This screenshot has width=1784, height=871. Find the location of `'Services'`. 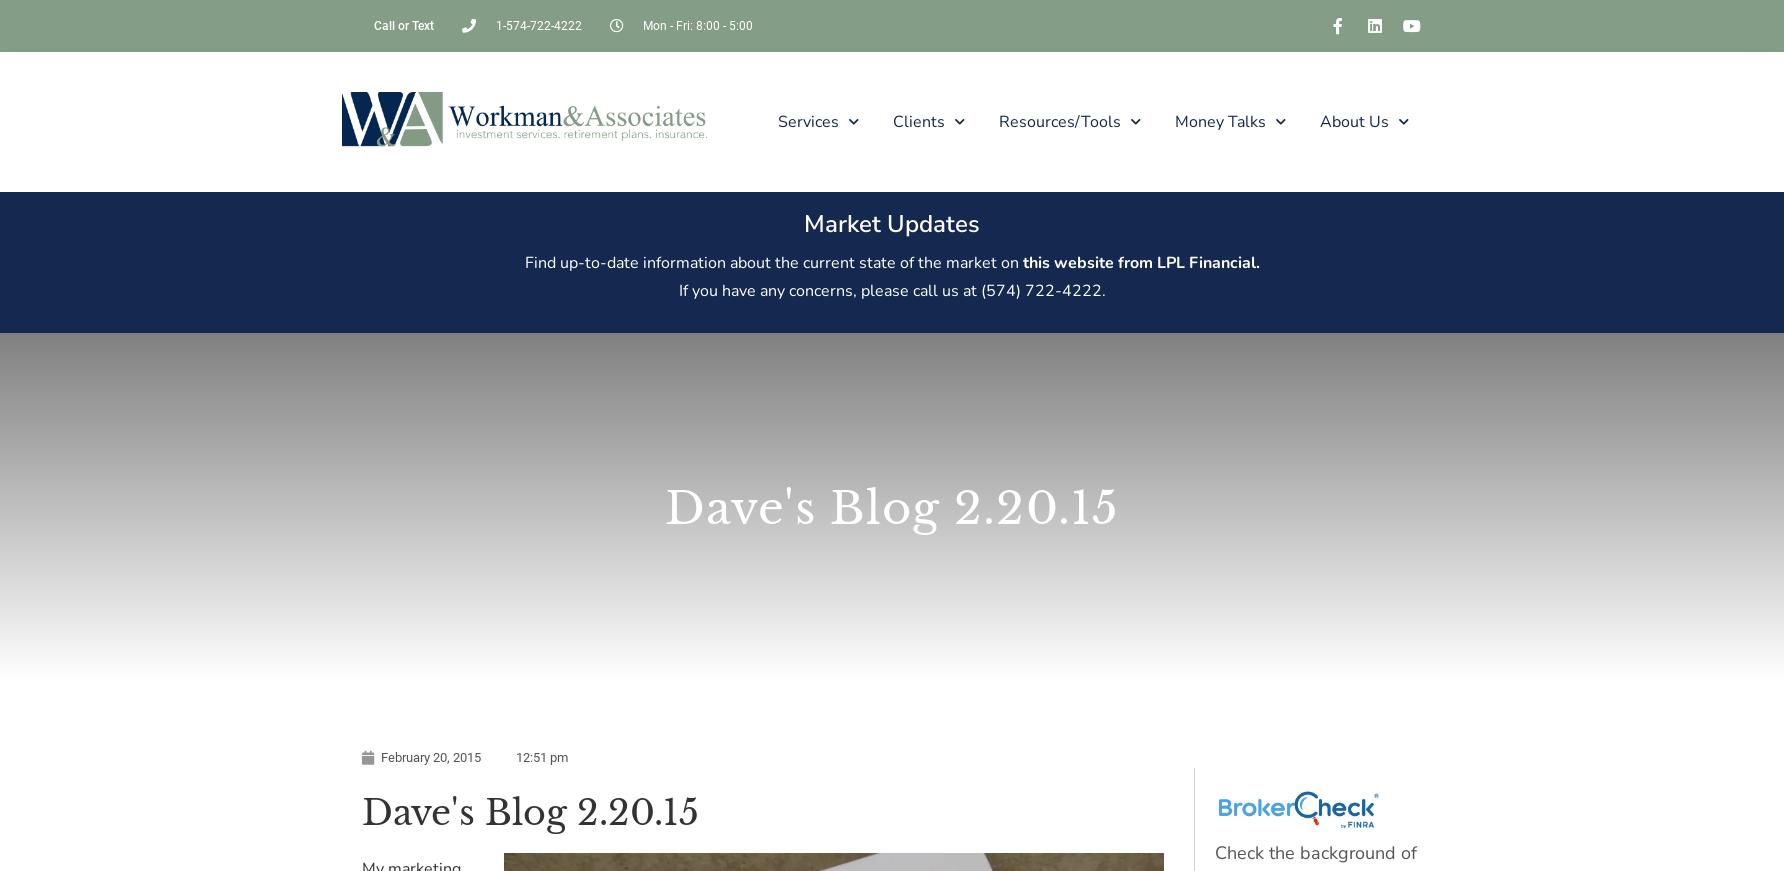

'Services' is located at coordinates (776, 119).